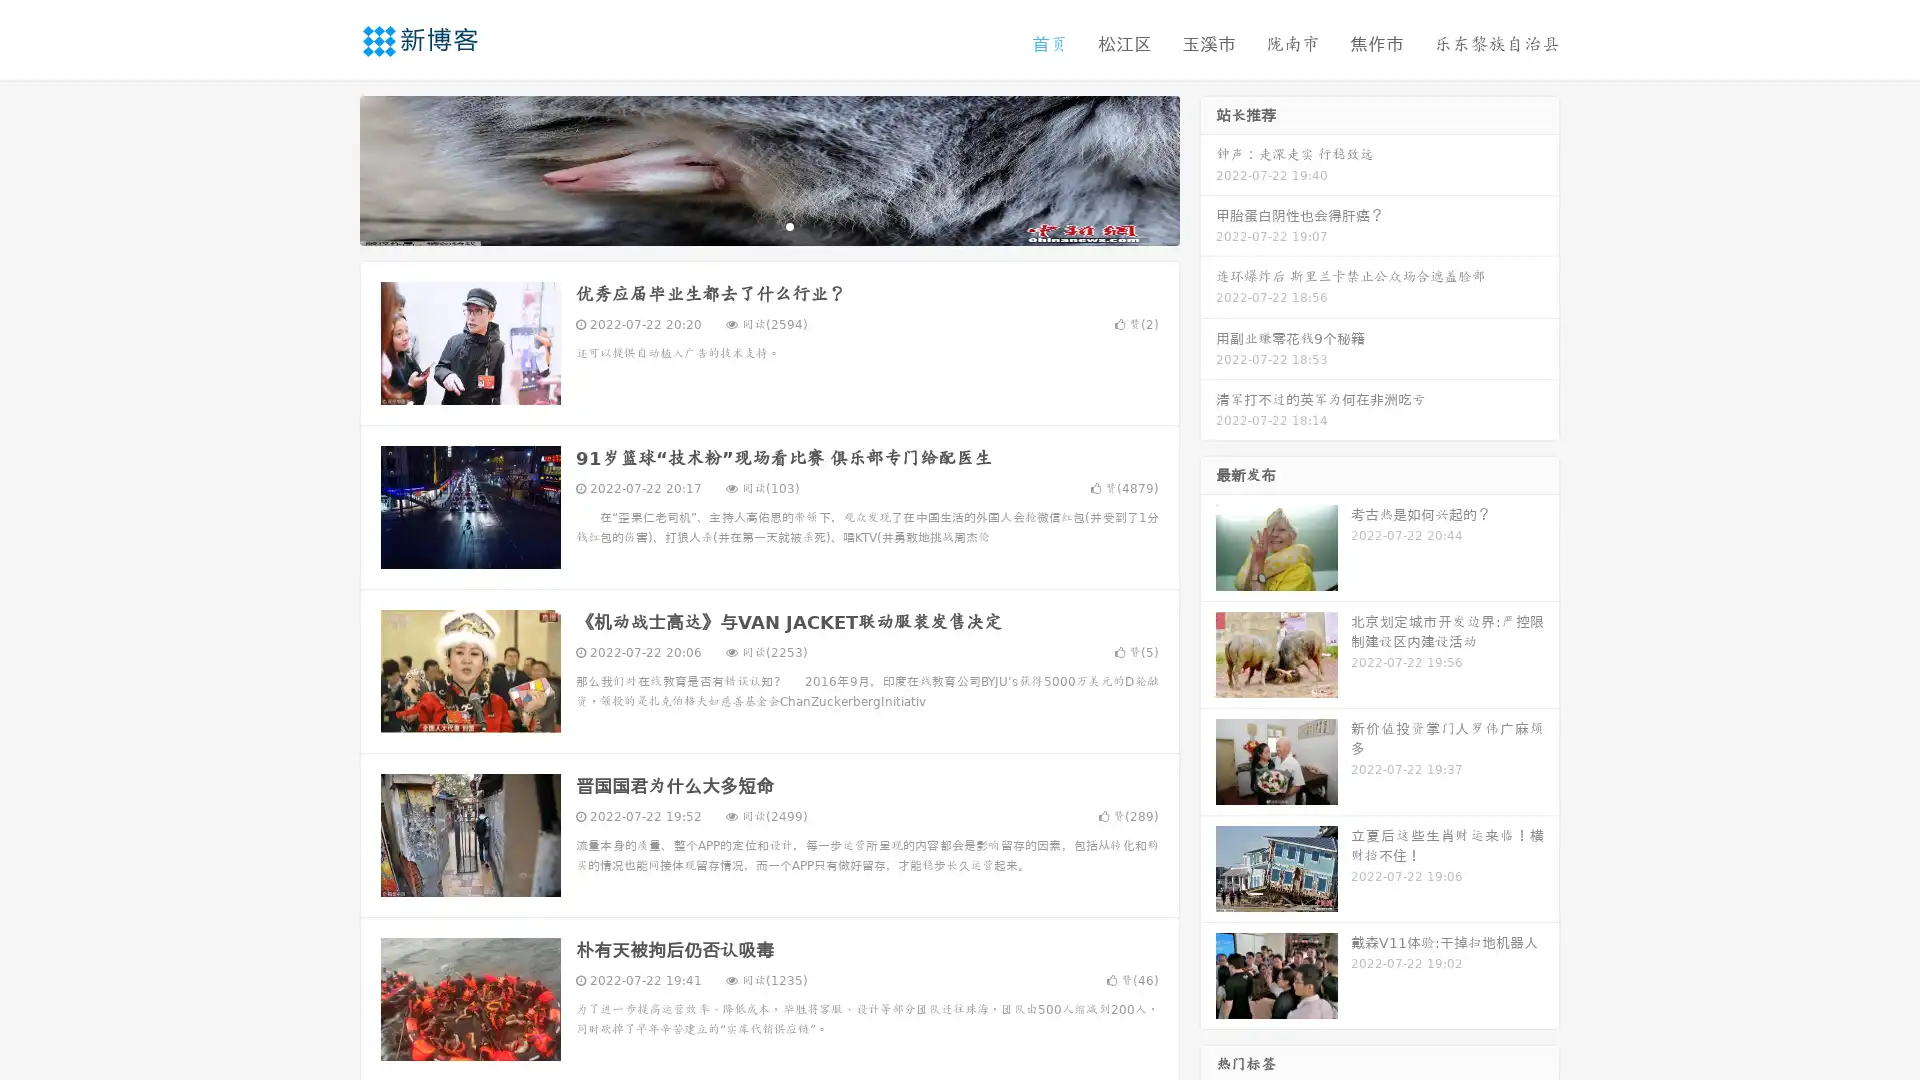 Image resolution: width=1920 pixels, height=1080 pixels. Describe the element at coordinates (330, 168) in the screenshot. I see `Previous slide` at that location.